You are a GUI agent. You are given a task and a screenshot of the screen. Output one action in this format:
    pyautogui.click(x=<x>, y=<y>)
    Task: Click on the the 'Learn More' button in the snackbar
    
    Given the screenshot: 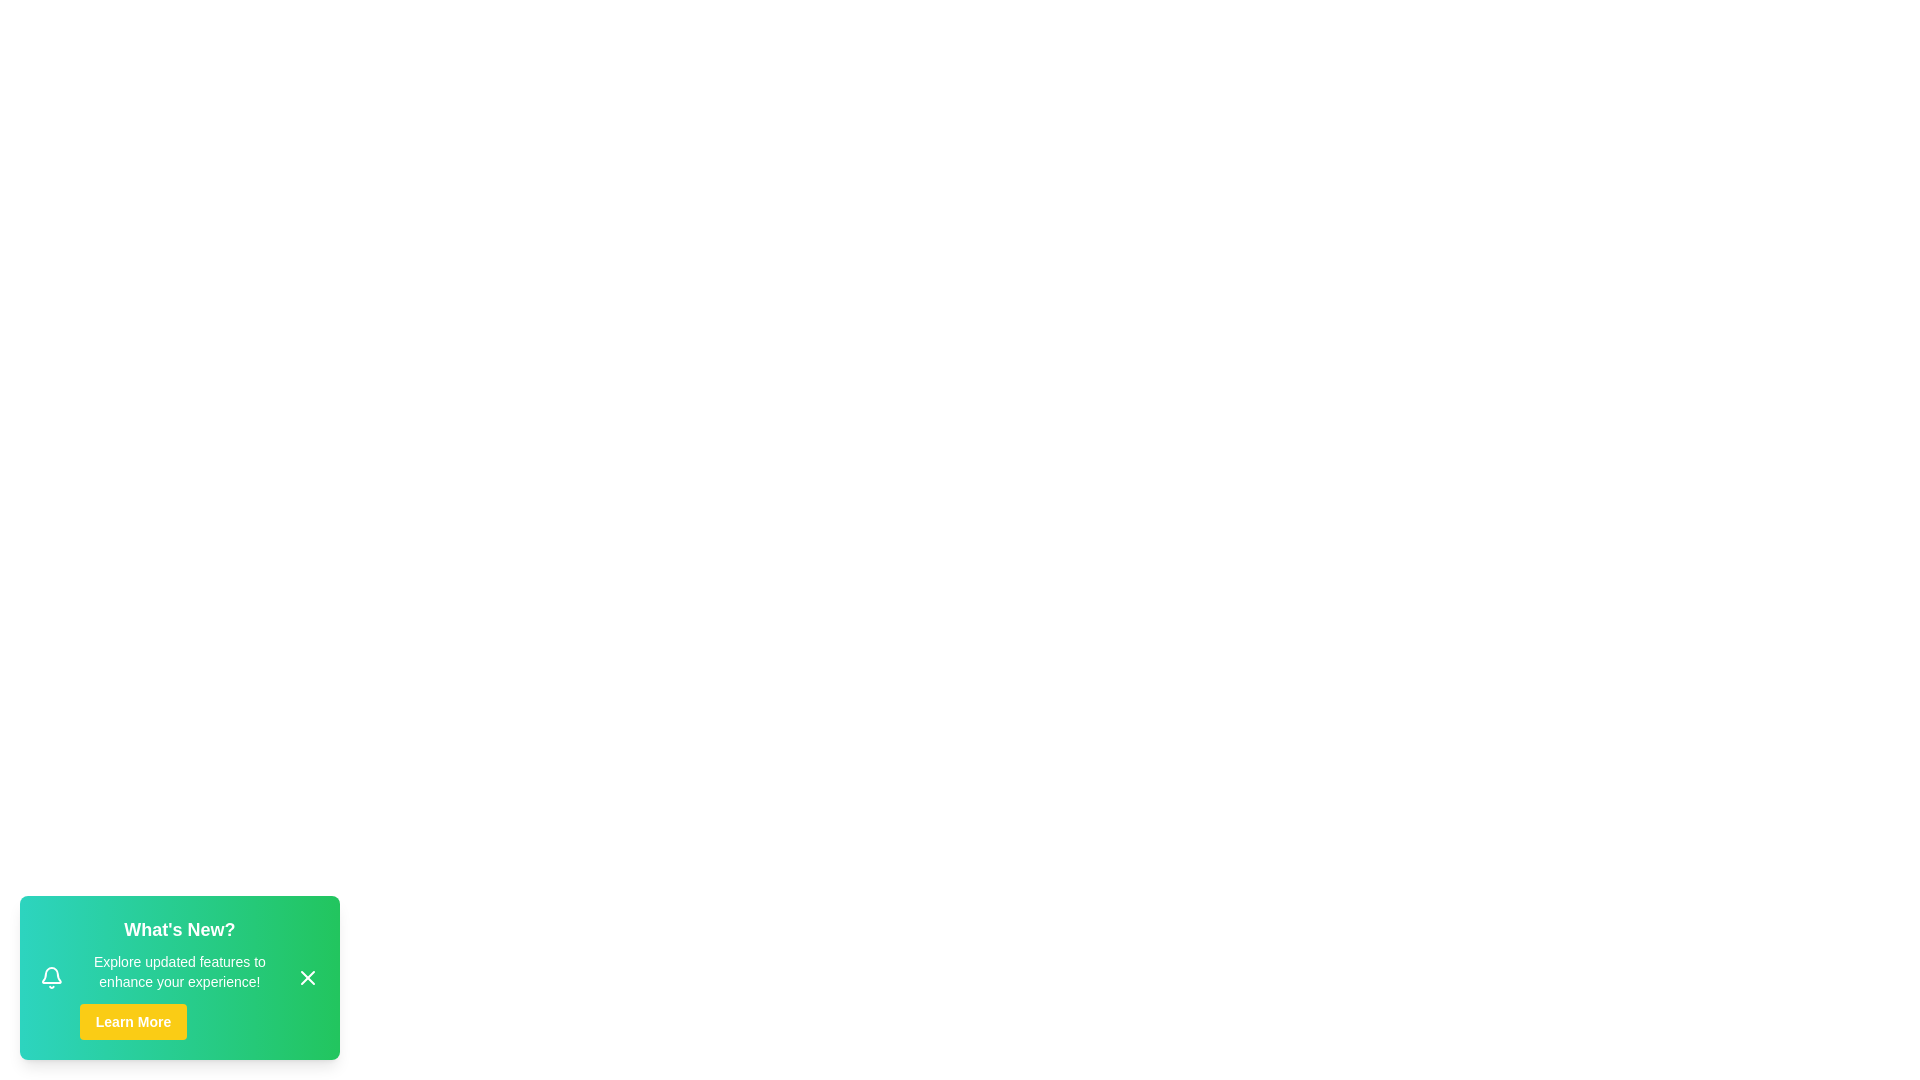 What is the action you would take?
    pyautogui.click(x=132, y=1022)
    